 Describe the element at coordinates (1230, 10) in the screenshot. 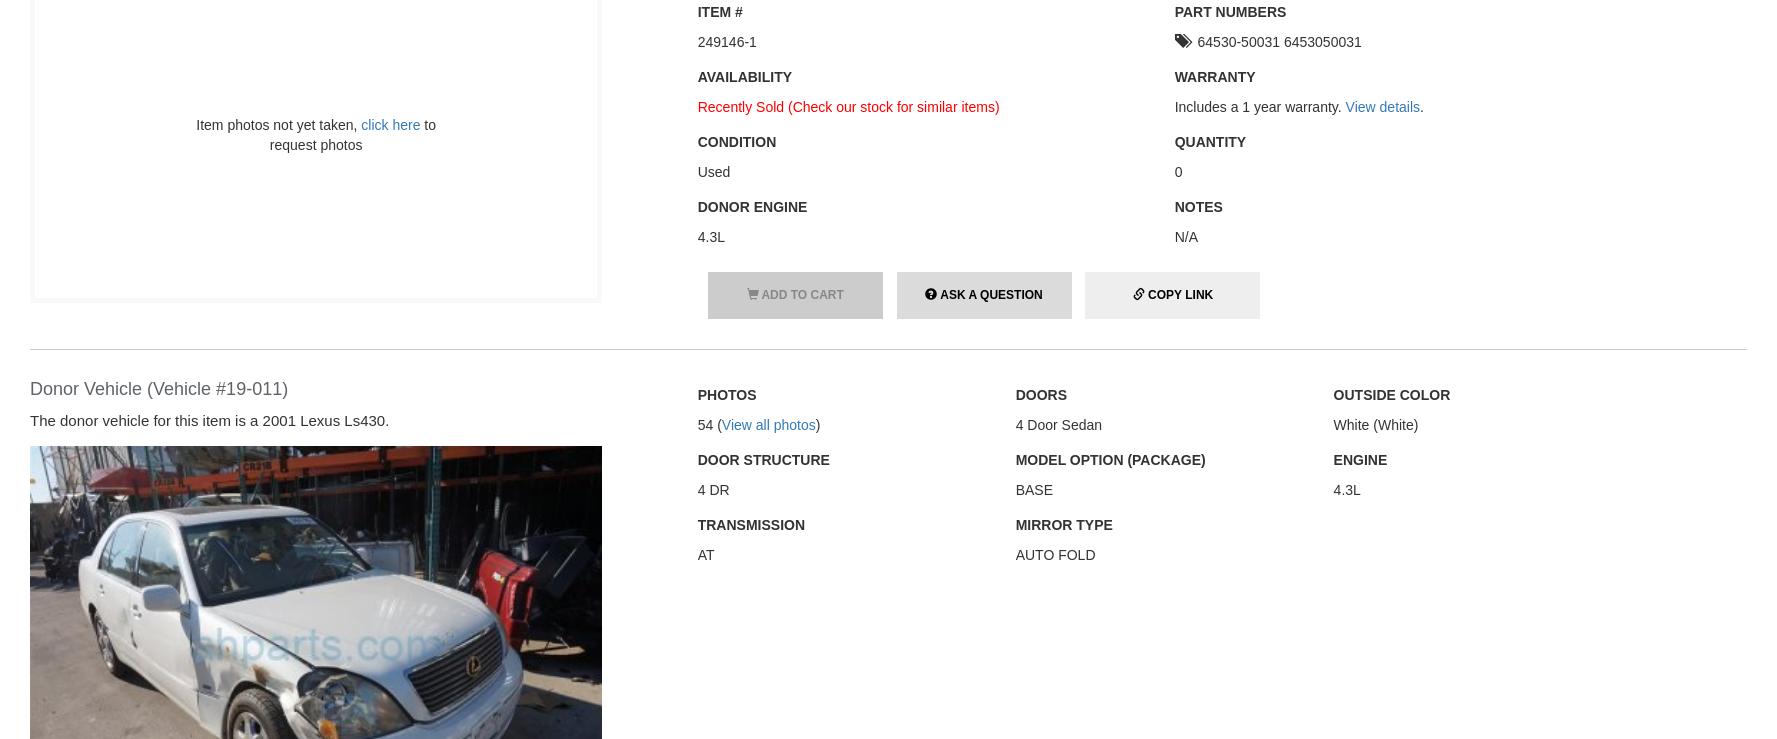

I see `'Part Numbers'` at that location.